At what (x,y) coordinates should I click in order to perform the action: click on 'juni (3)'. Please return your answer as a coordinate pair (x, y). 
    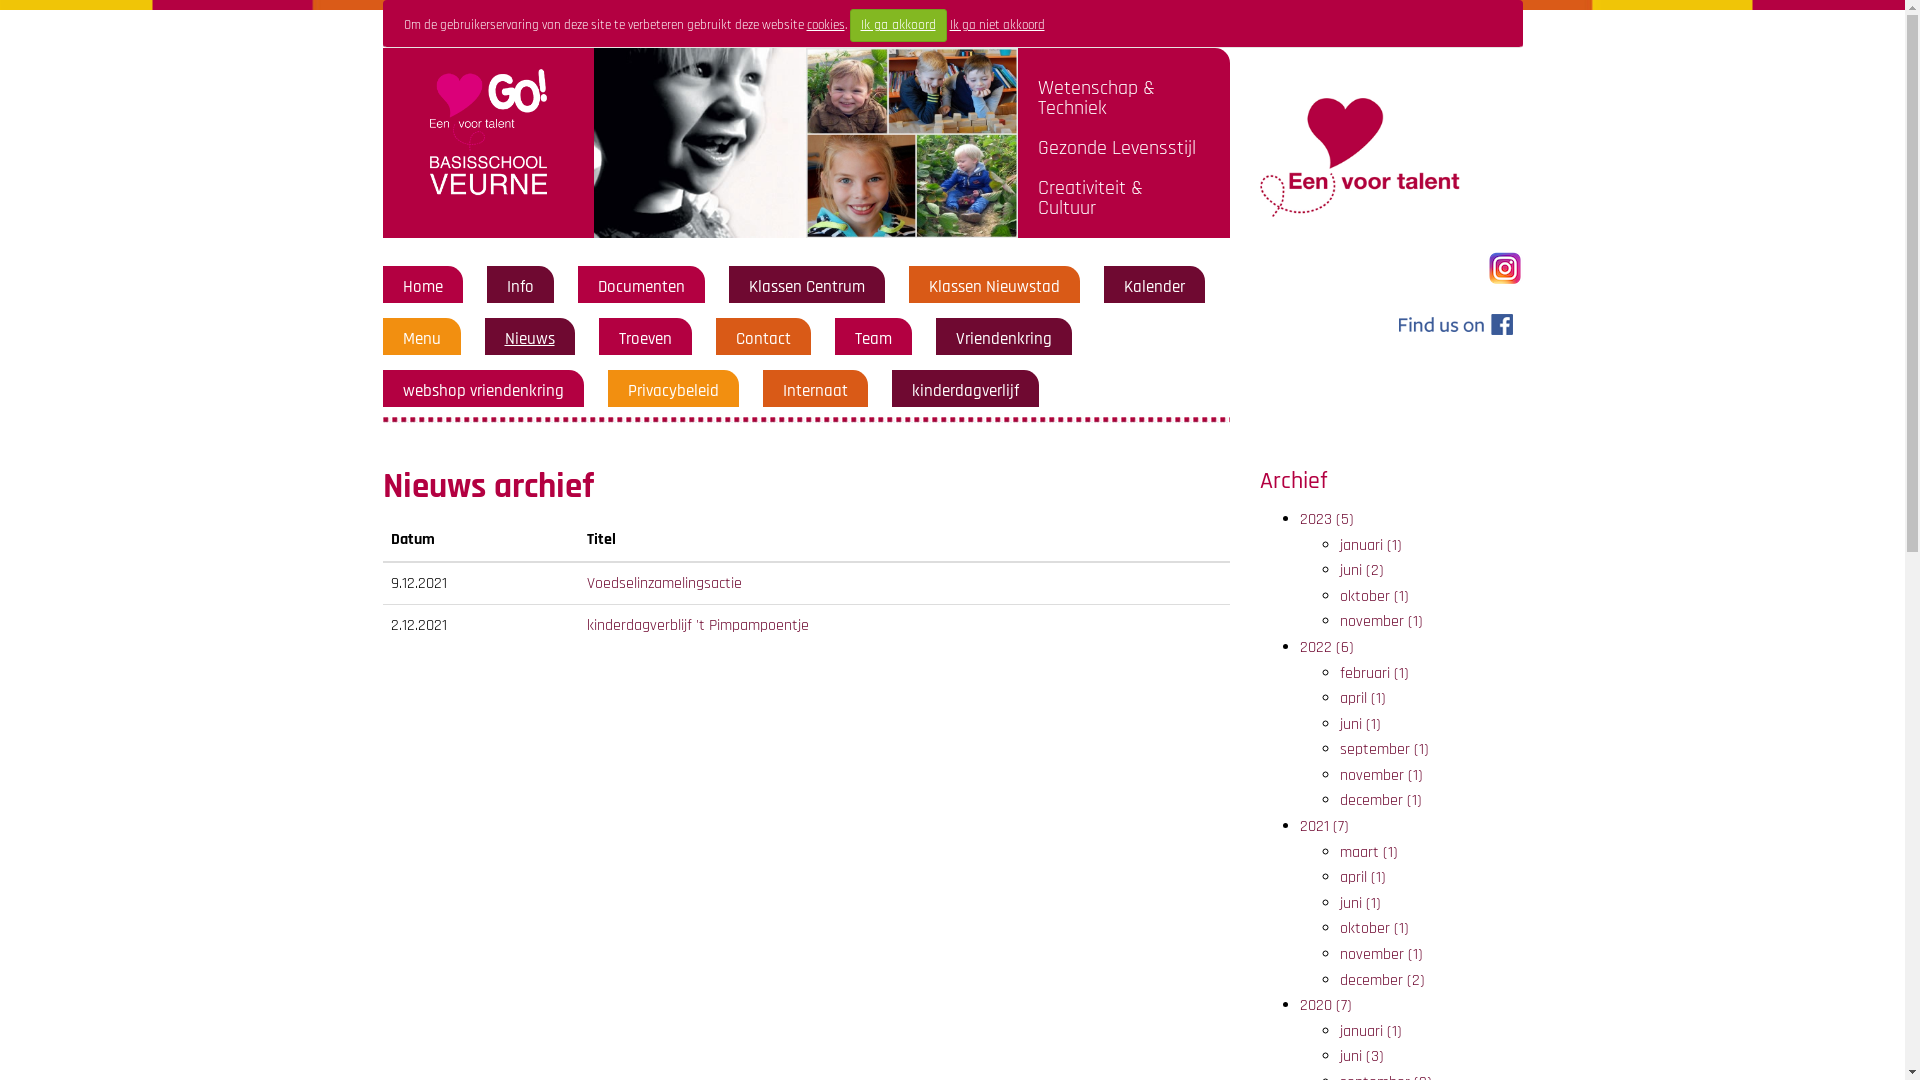
    Looking at the image, I should click on (1361, 1055).